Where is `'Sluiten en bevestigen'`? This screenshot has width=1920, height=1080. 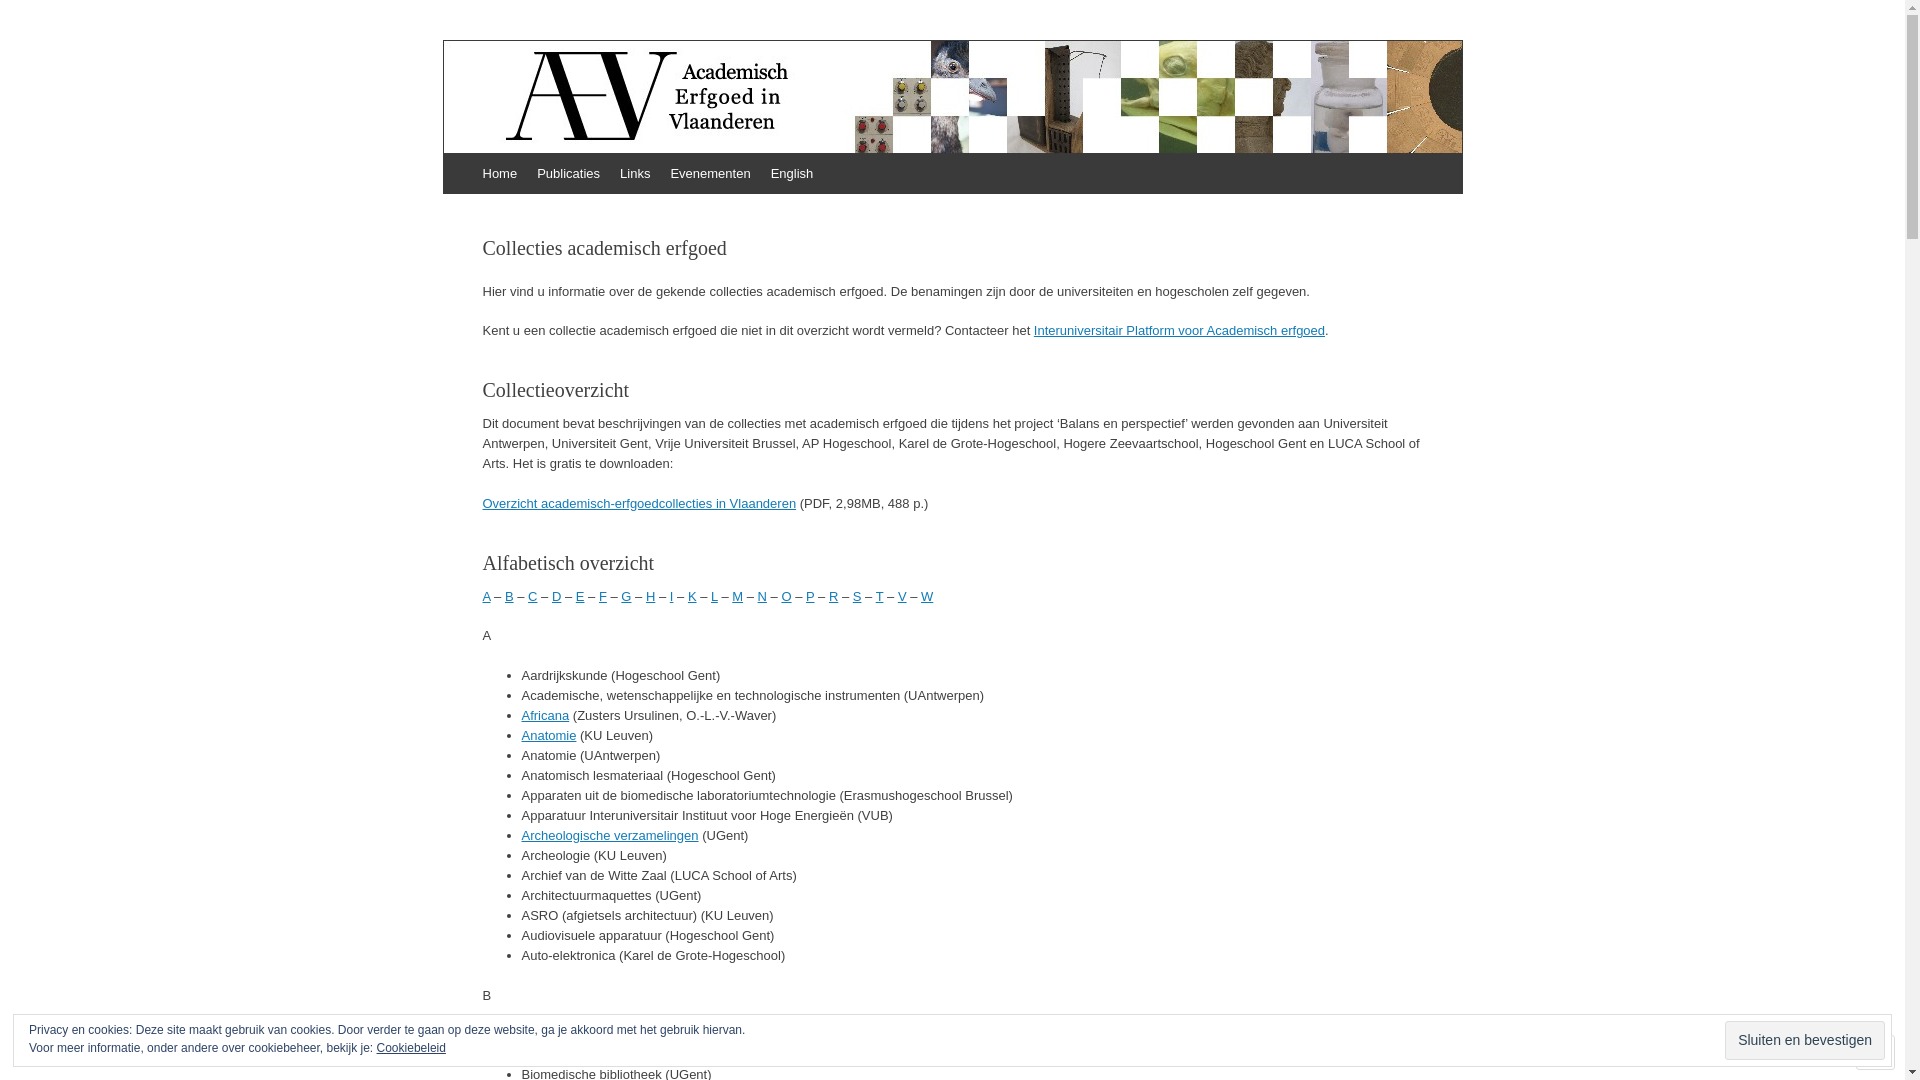
'Sluiten en bevestigen' is located at coordinates (1723, 1039).